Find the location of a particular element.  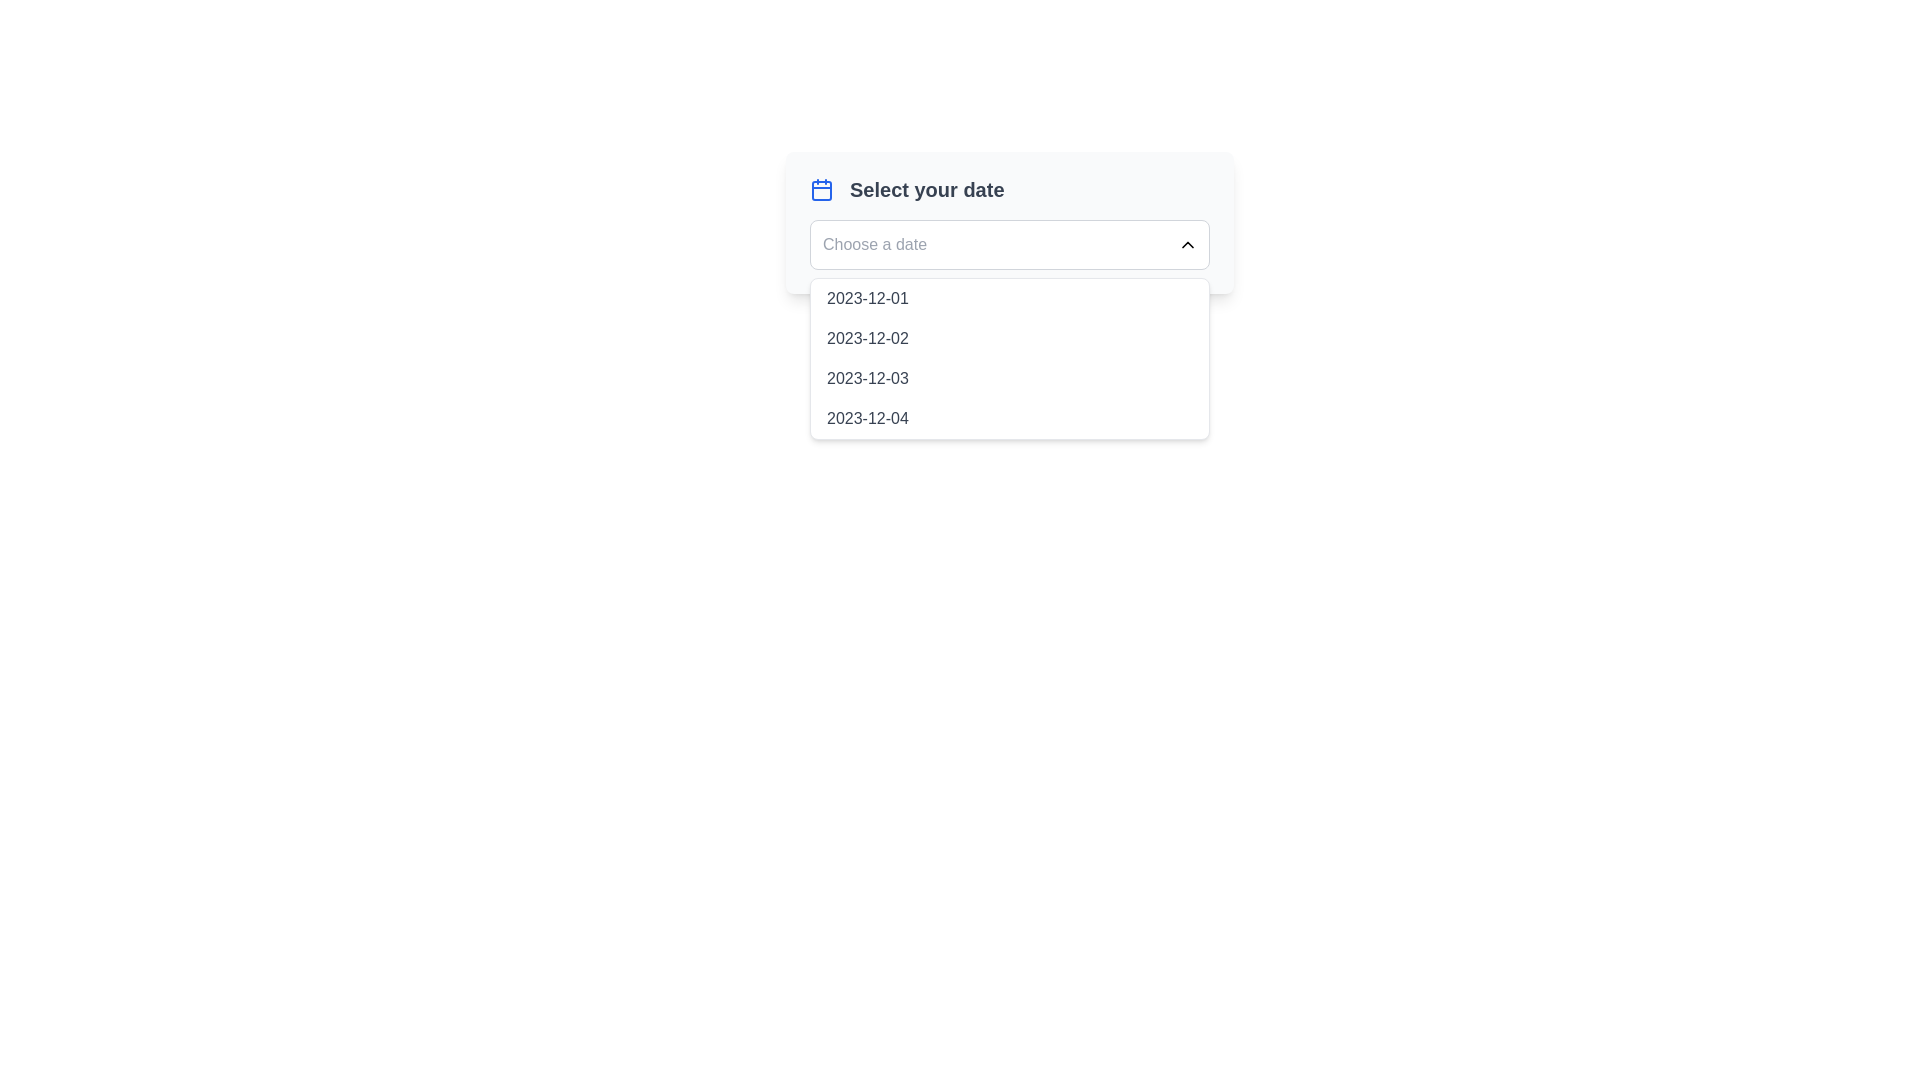

the small upward-pointing arrow icon located at the far right of the date picker input field is located at coordinates (1188, 244).